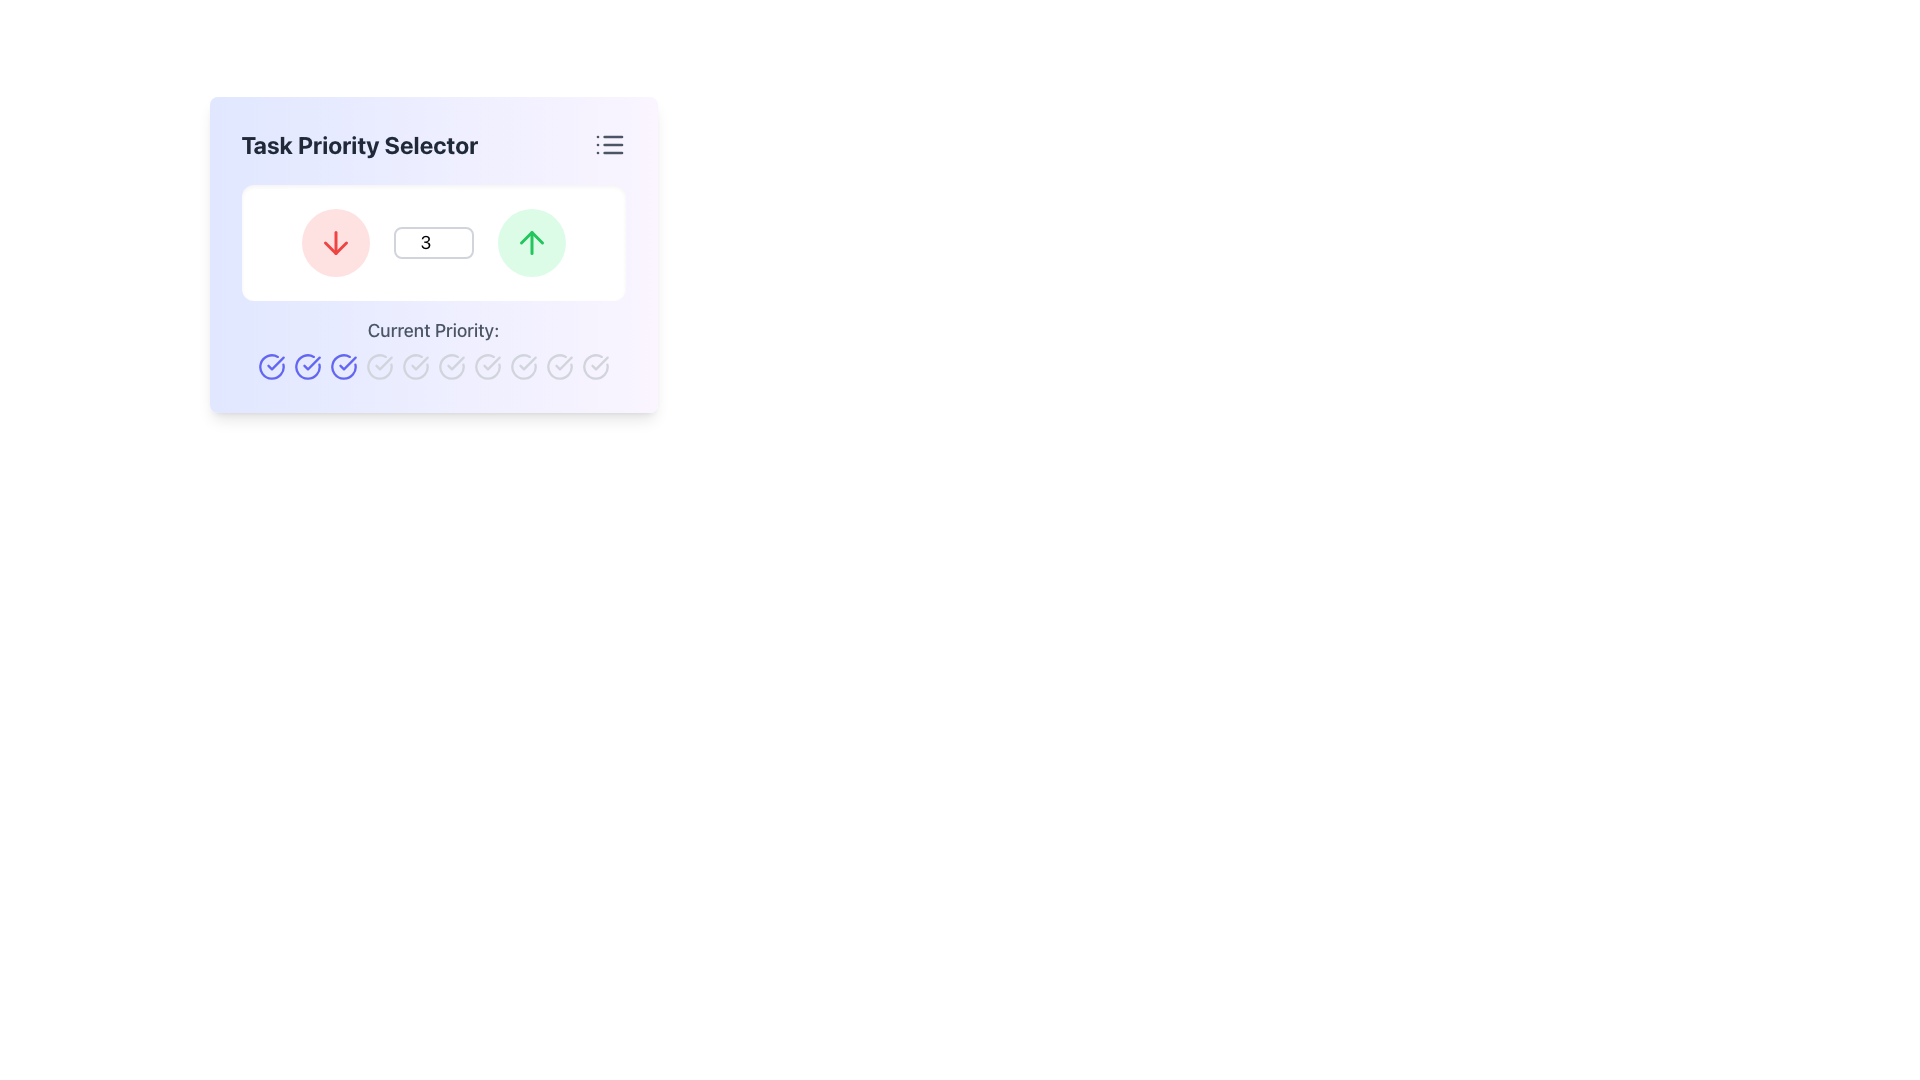 The image size is (1920, 1080). What do you see at coordinates (454, 363) in the screenshot?
I see `the check mark icon that indicates a completed action or positive status` at bounding box center [454, 363].